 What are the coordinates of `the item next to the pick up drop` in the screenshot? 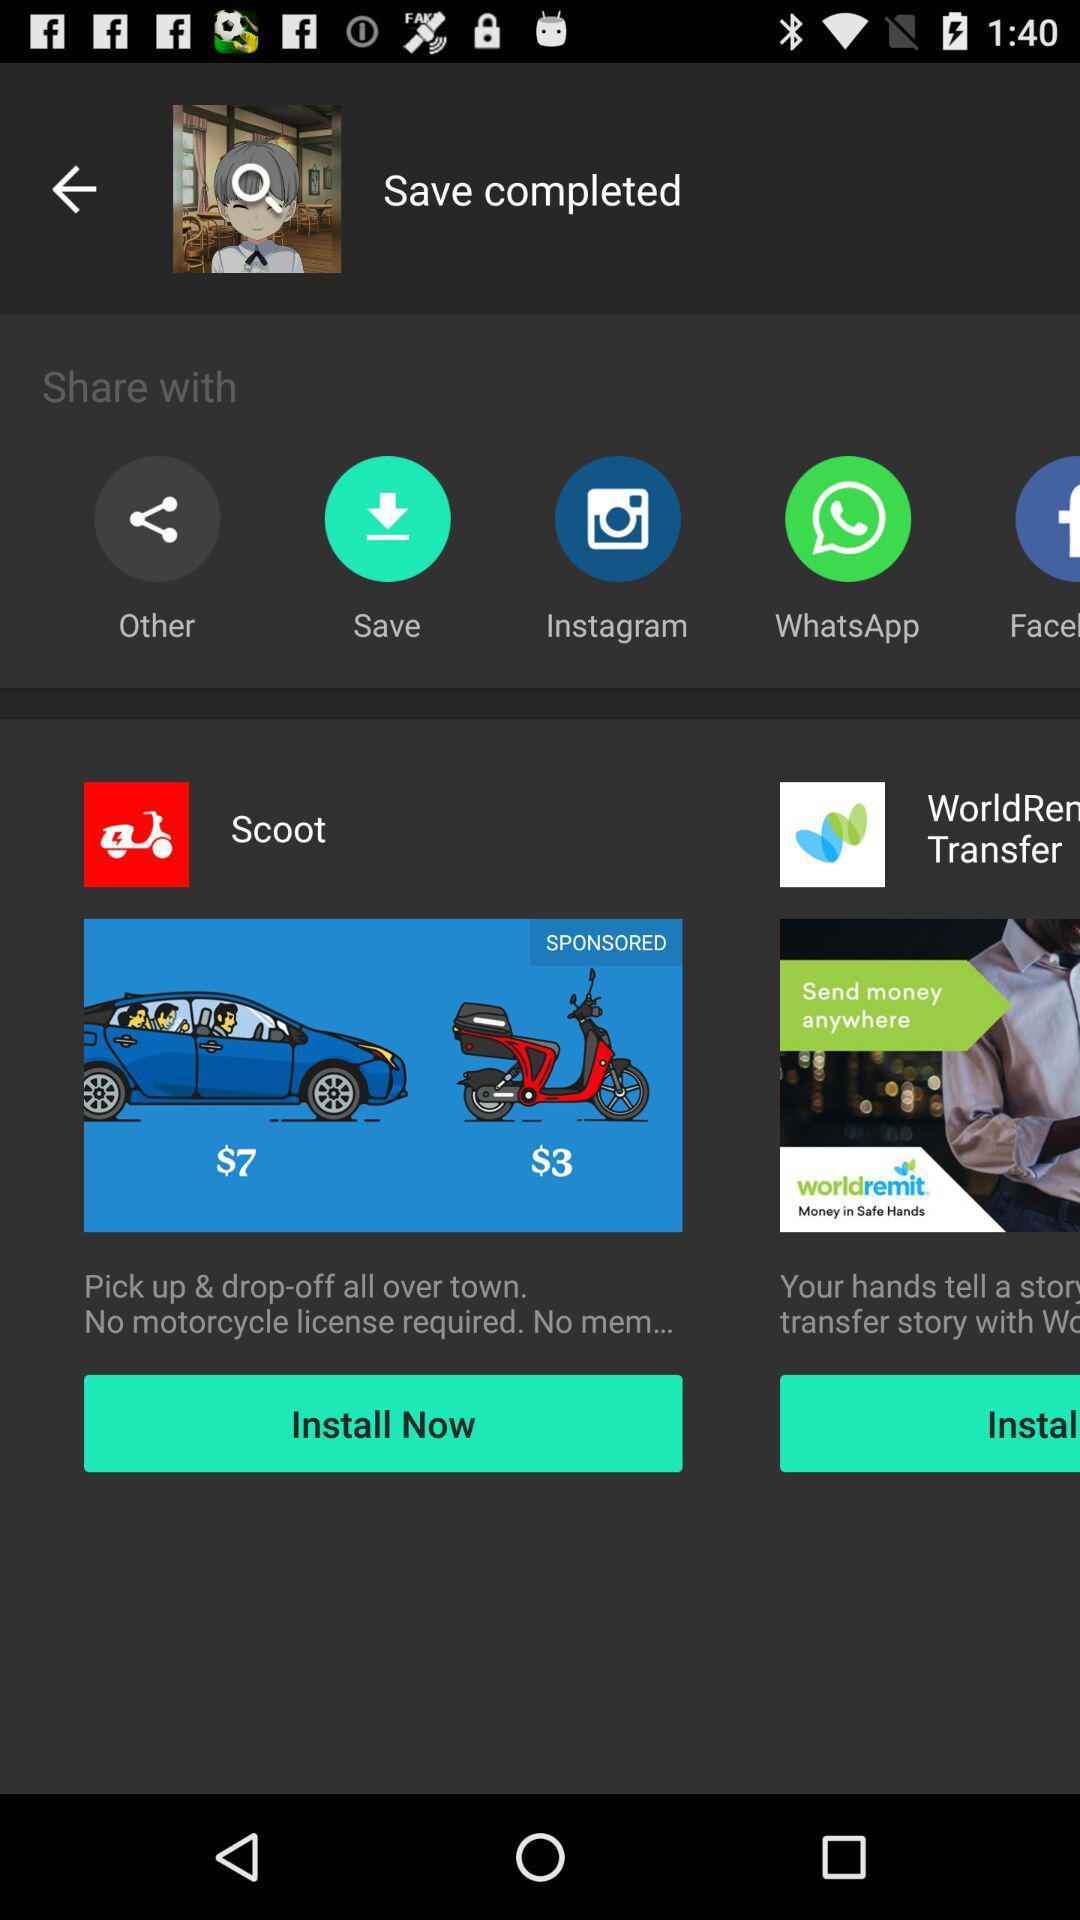 It's located at (929, 1303).